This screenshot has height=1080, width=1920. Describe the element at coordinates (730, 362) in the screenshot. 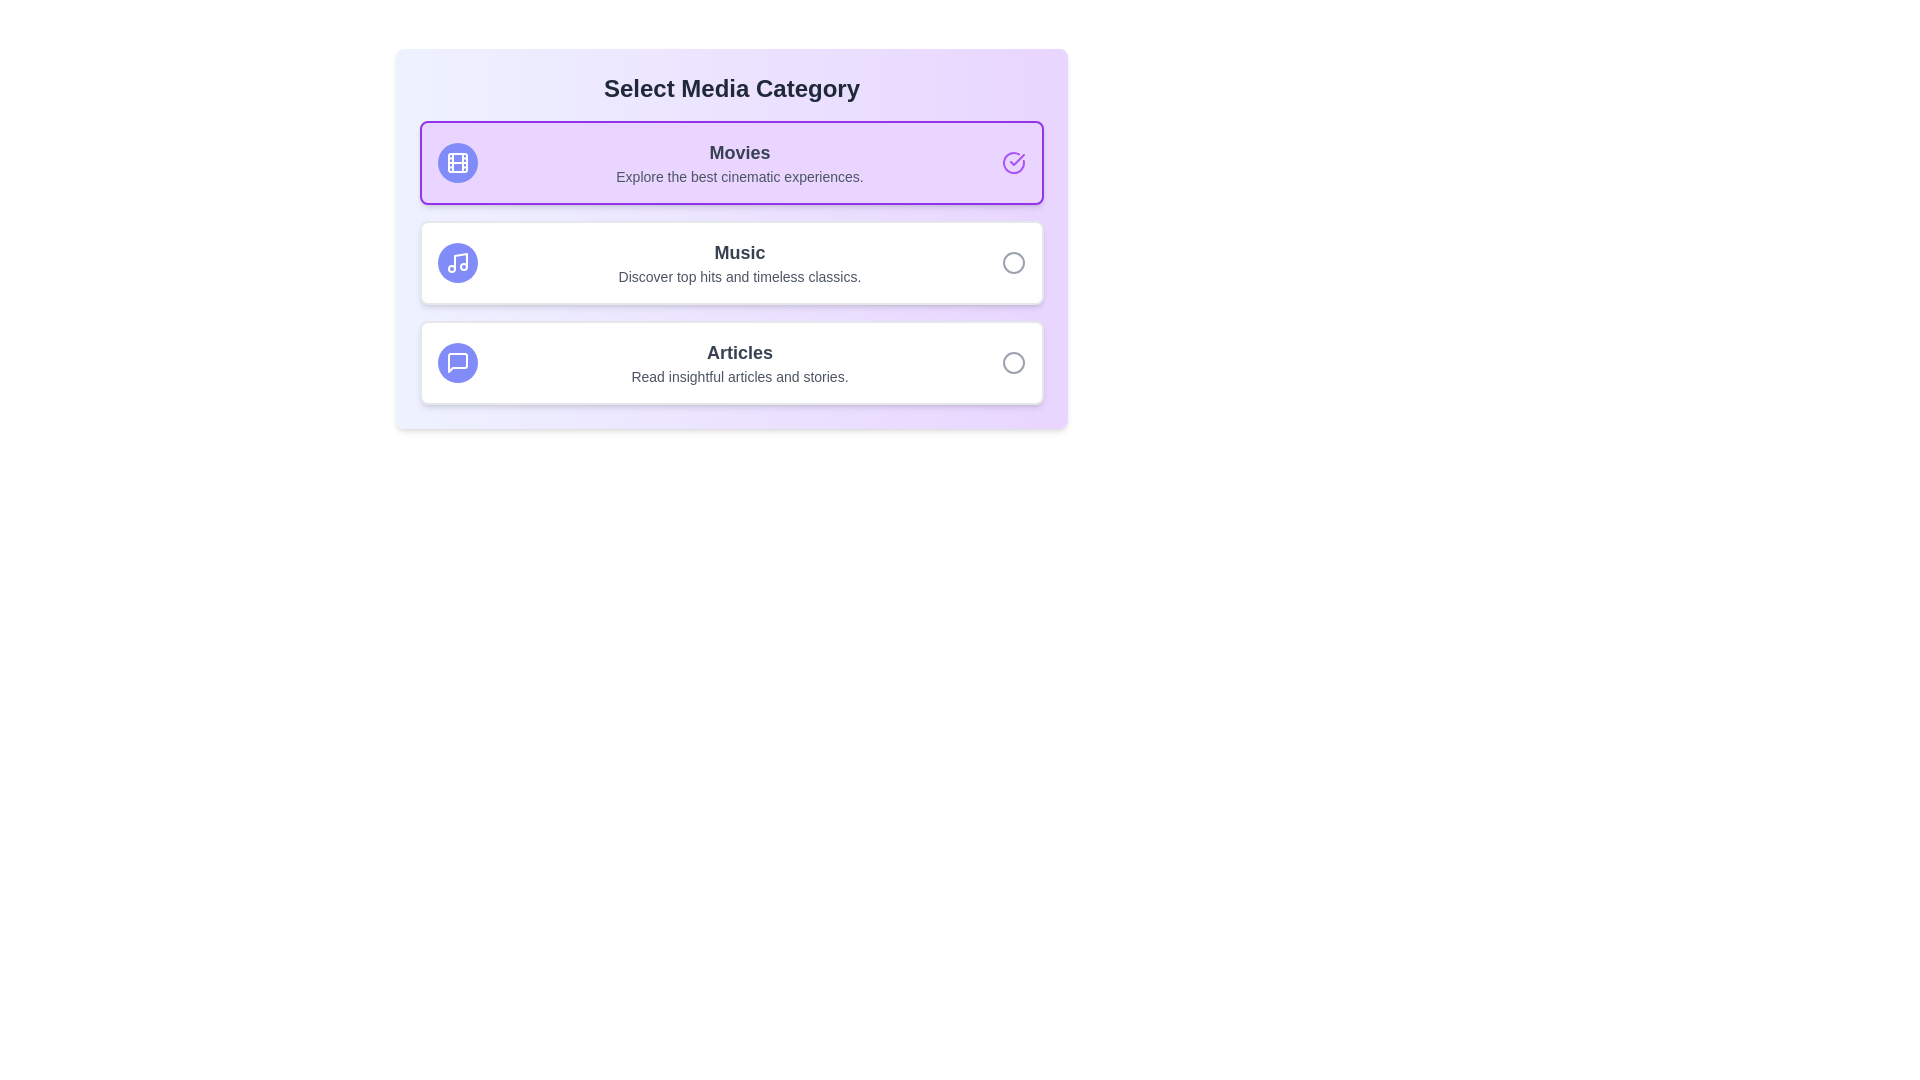

I see `the 'Articles' button, which is the third button in a vertical list of three buttons labeled 'Movies', 'Music', and 'Articles'` at that location.